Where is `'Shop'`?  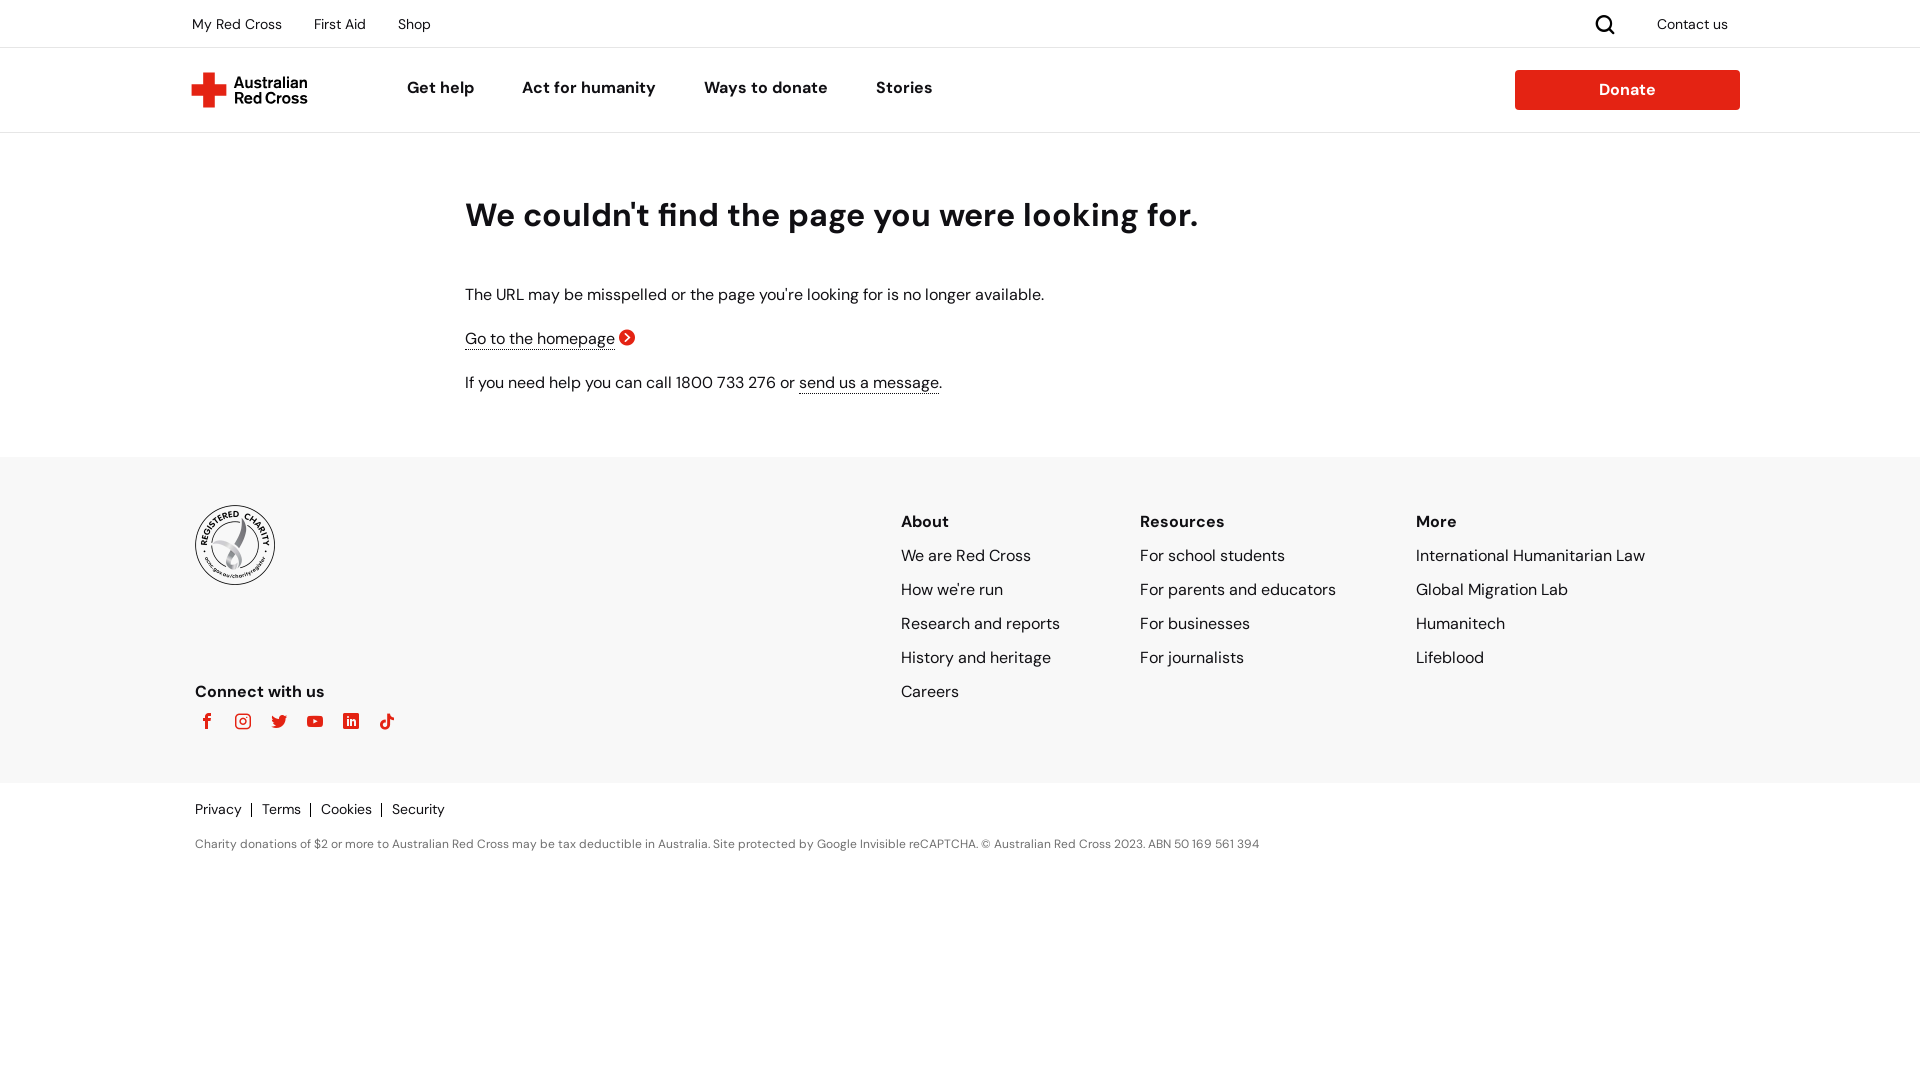
'Shop' is located at coordinates (385, 23).